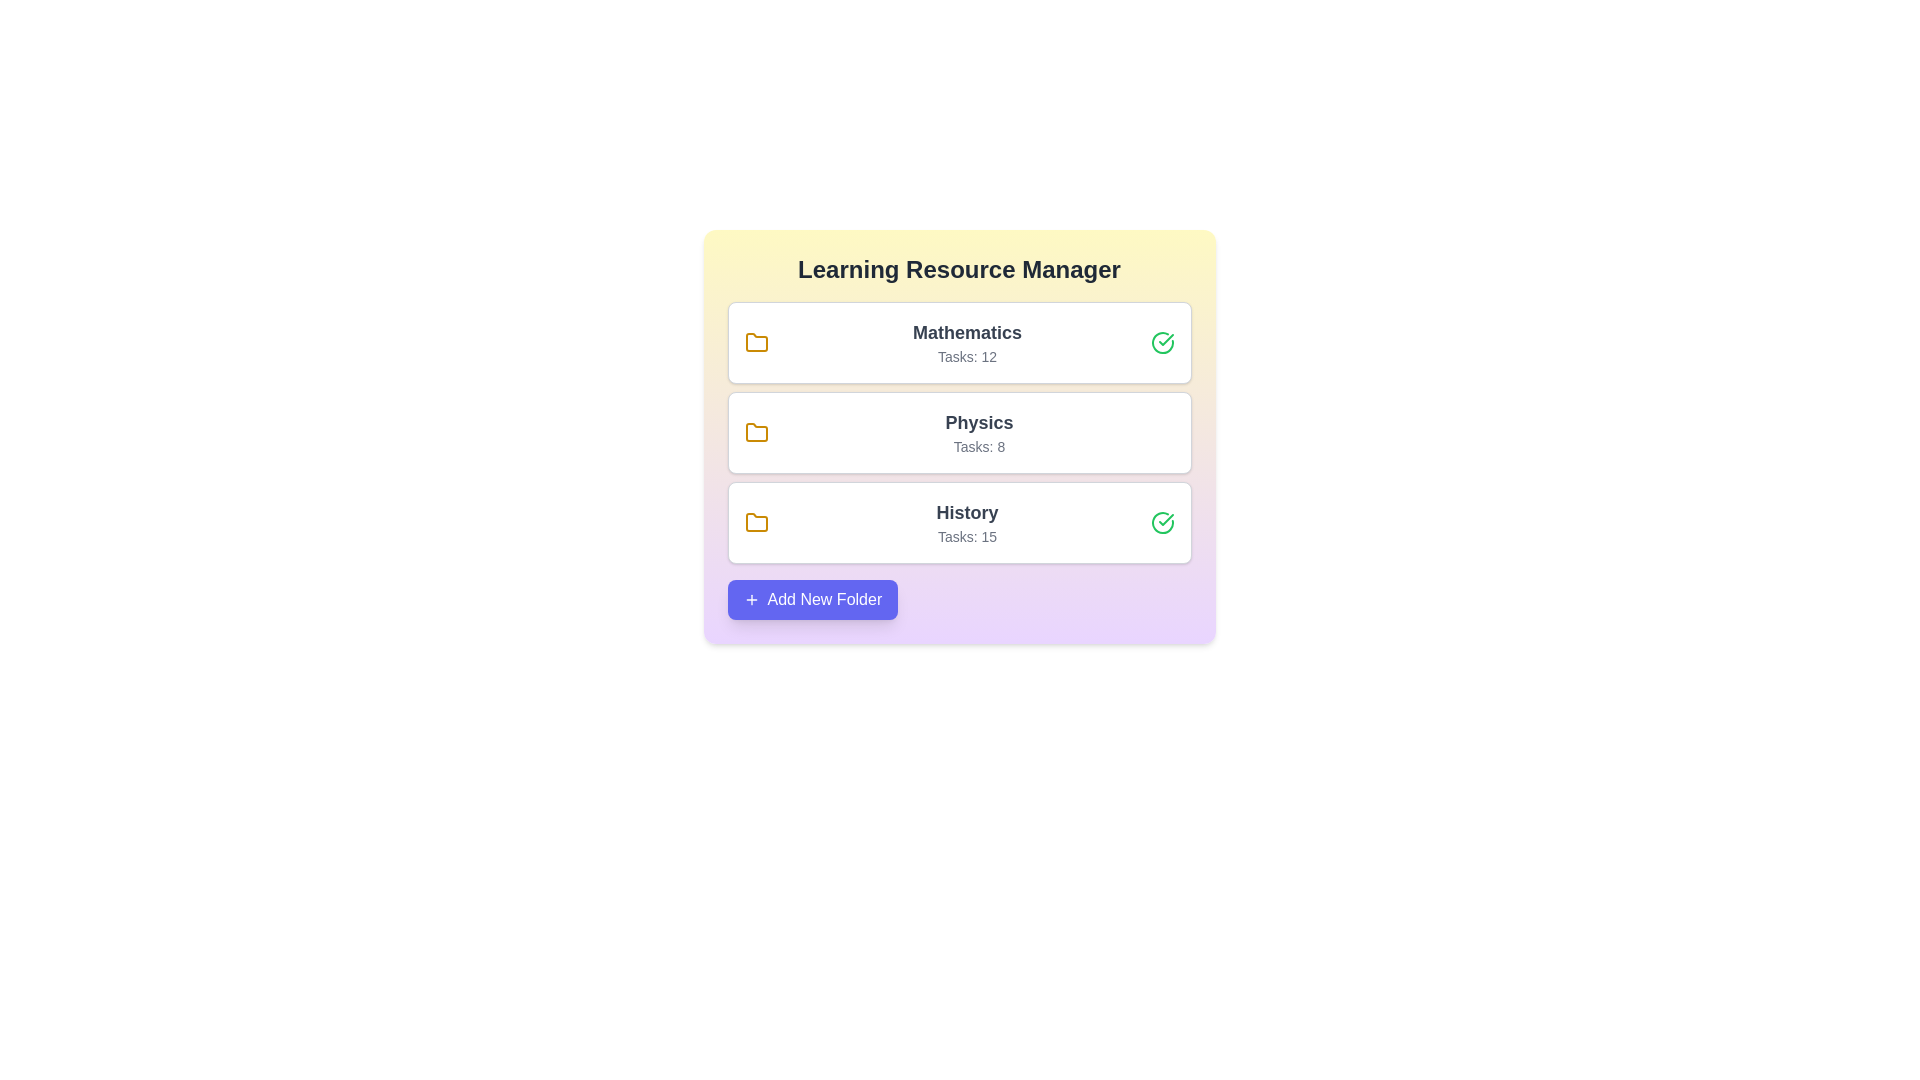 The width and height of the screenshot is (1920, 1080). What do you see at coordinates (958, 522) in the screenshot?
I see `the folder corresponding to History` at bounding box center [958, 522].